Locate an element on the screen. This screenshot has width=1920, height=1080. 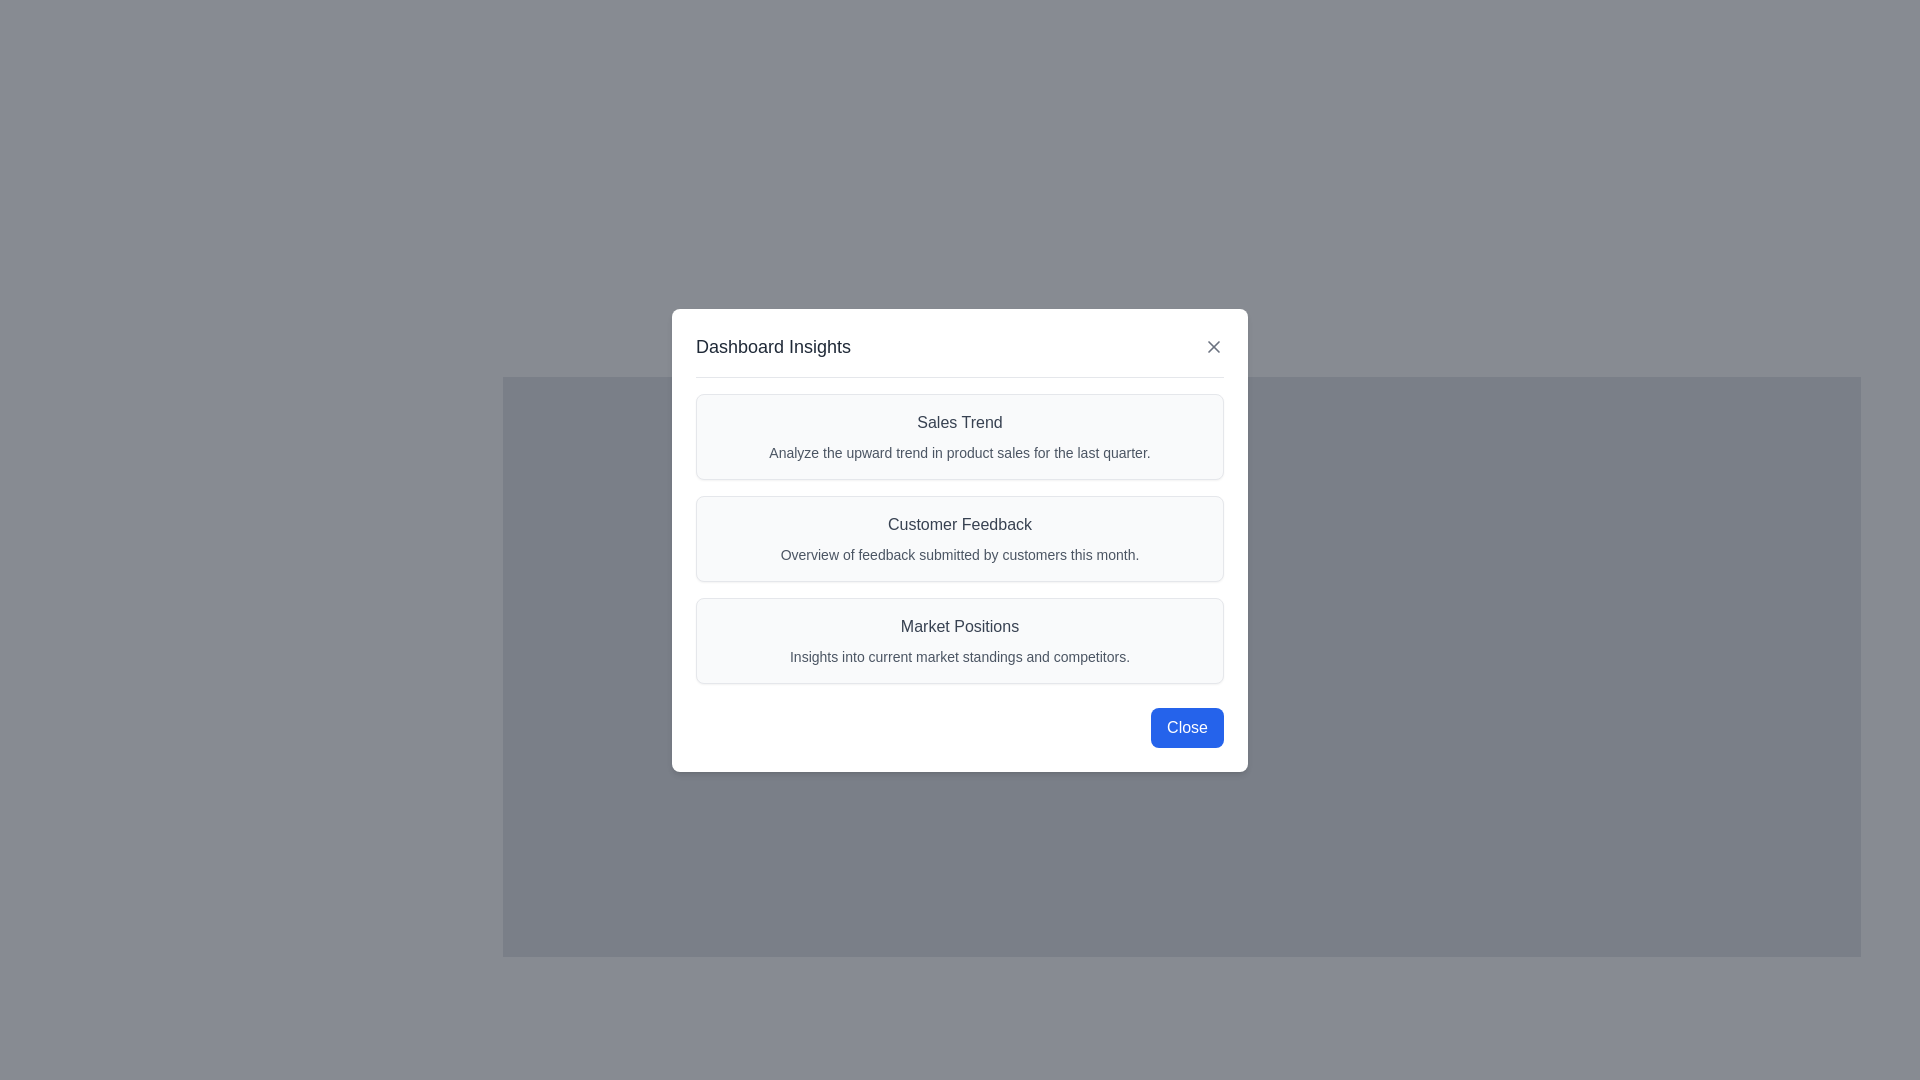
the Label text that provides contextual information related to customer feedback, located below the 'Customer Feedback' heading in the modal window is located at coordinates (960, 554).